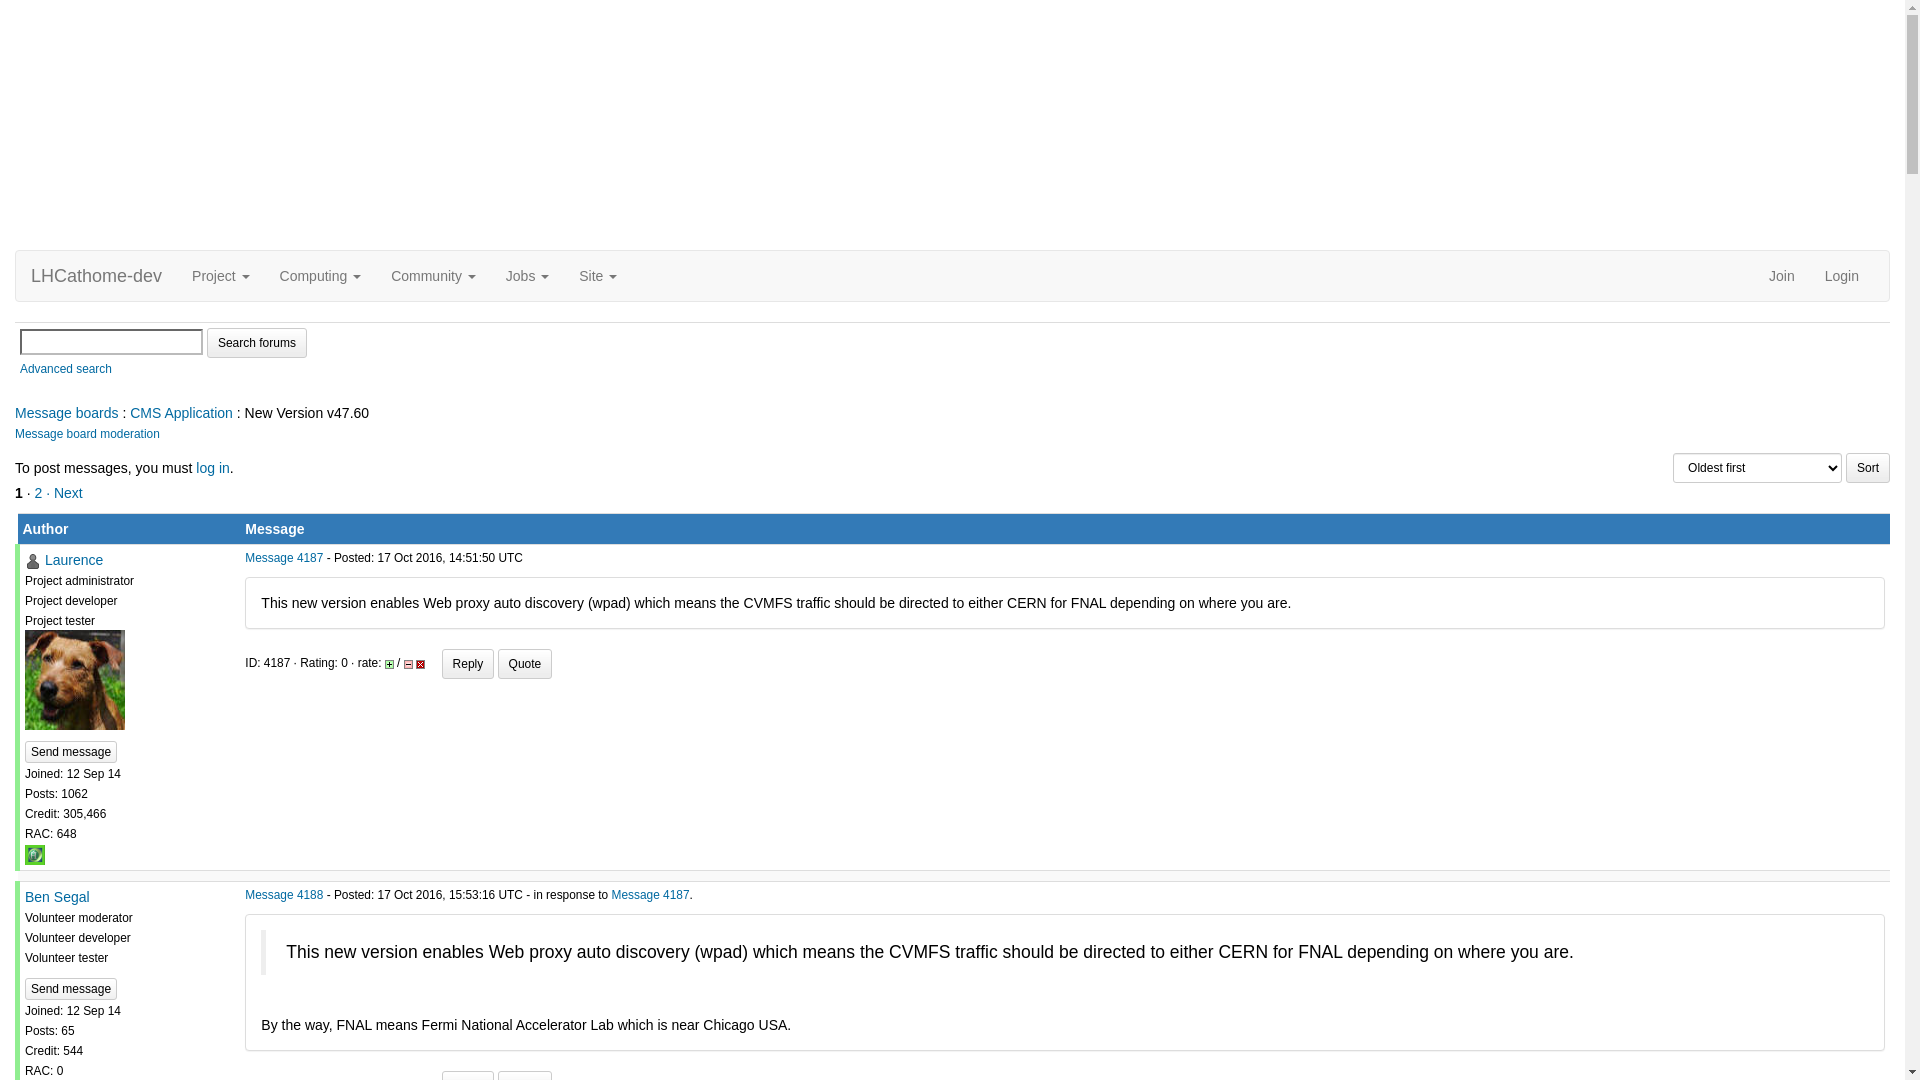 Image resolution: width=1920 pixels, height=1080 pixels. Describe the element at coordinates (57, 896) in the screenshot. I see `'Ben Segal'` at that location.